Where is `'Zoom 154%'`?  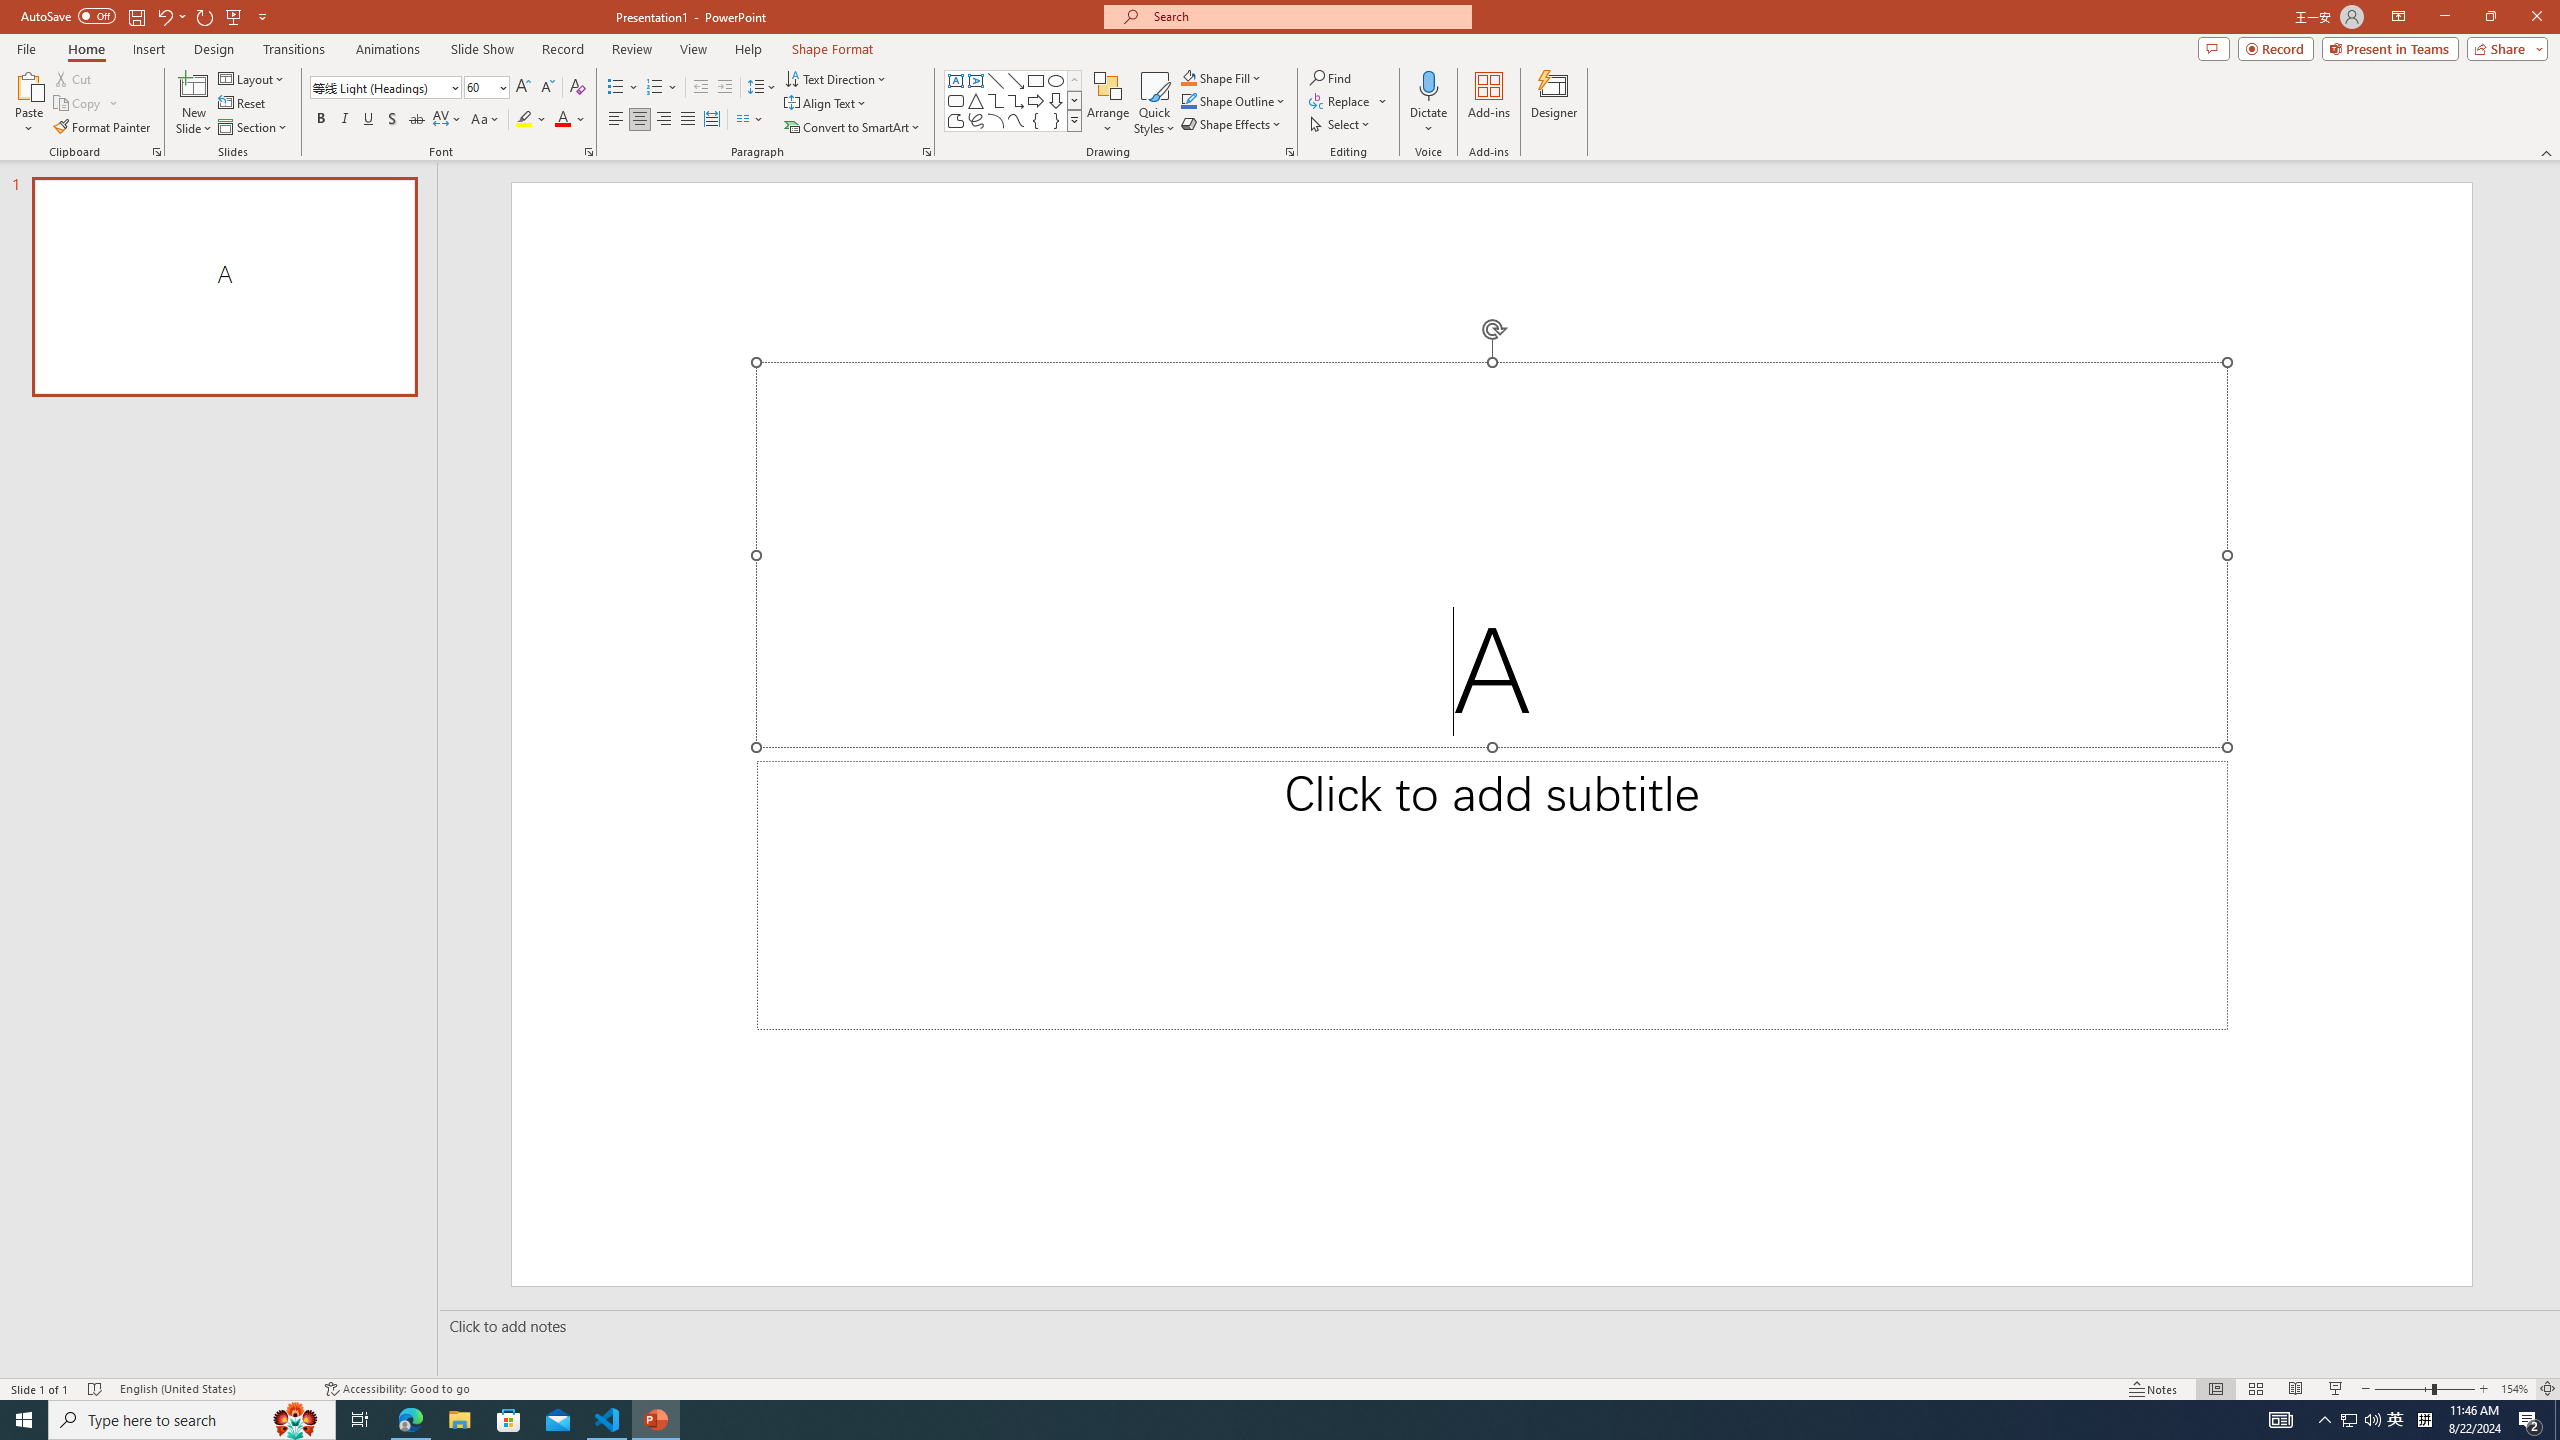 'Zoom 154%' is located at coordinates (2515, 1389).